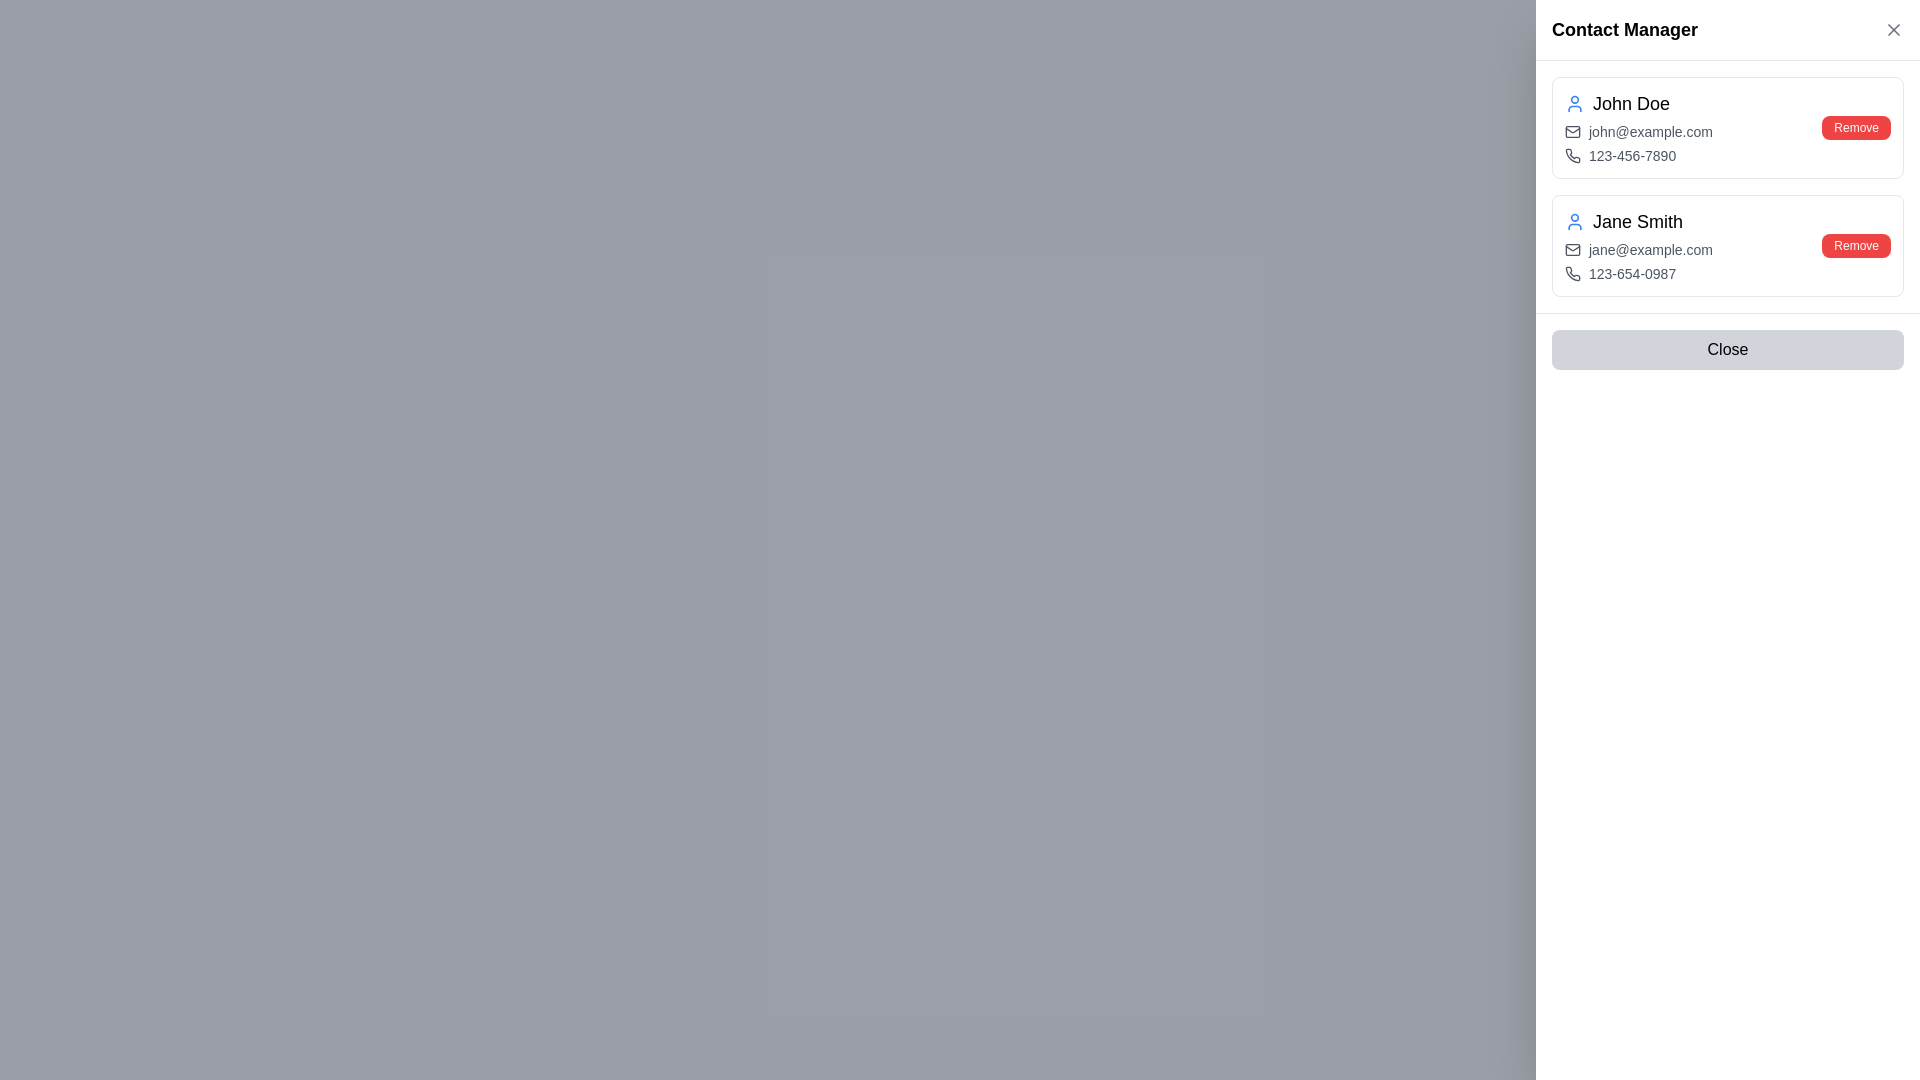 The image size is (1920, 1080). I want to click on the text label 'John Doe' with a blue user icon located at the top of the first contact card in the 'Contact Manager' panel, so click(1638, 104).